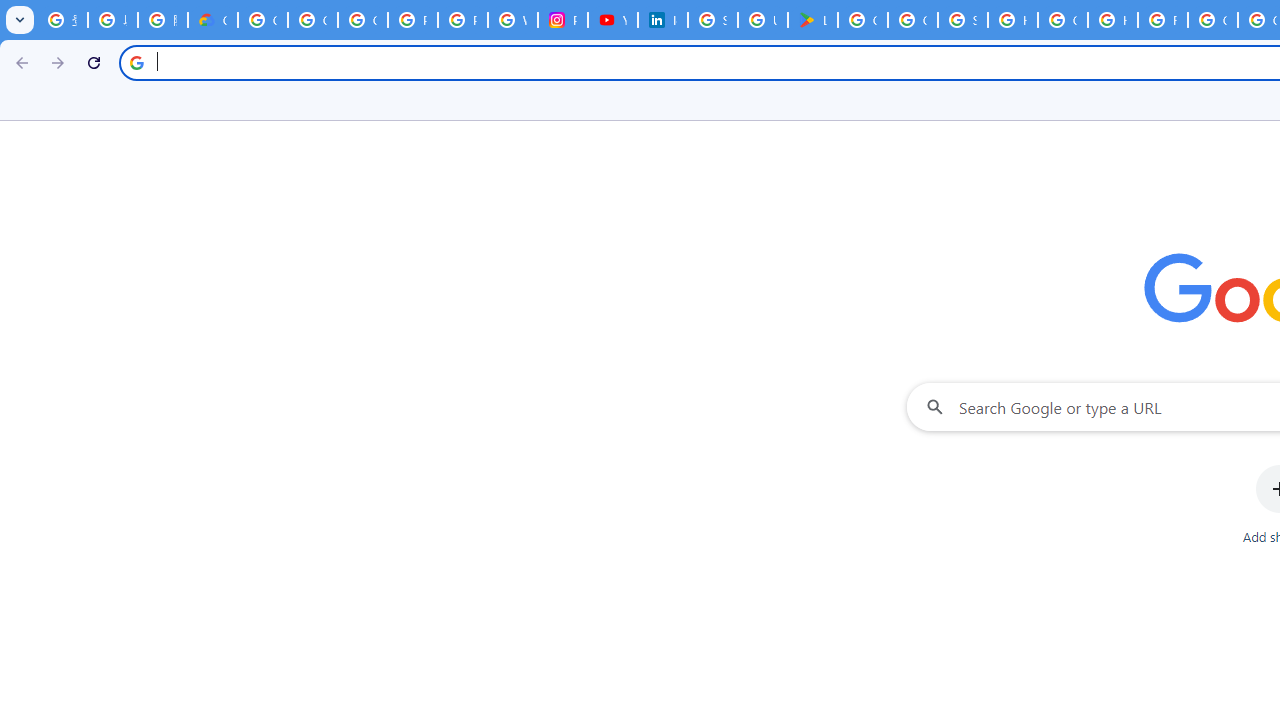  I want to click on 'Last Shelter: Survival - Apps on Google Play', so click(813, 20).